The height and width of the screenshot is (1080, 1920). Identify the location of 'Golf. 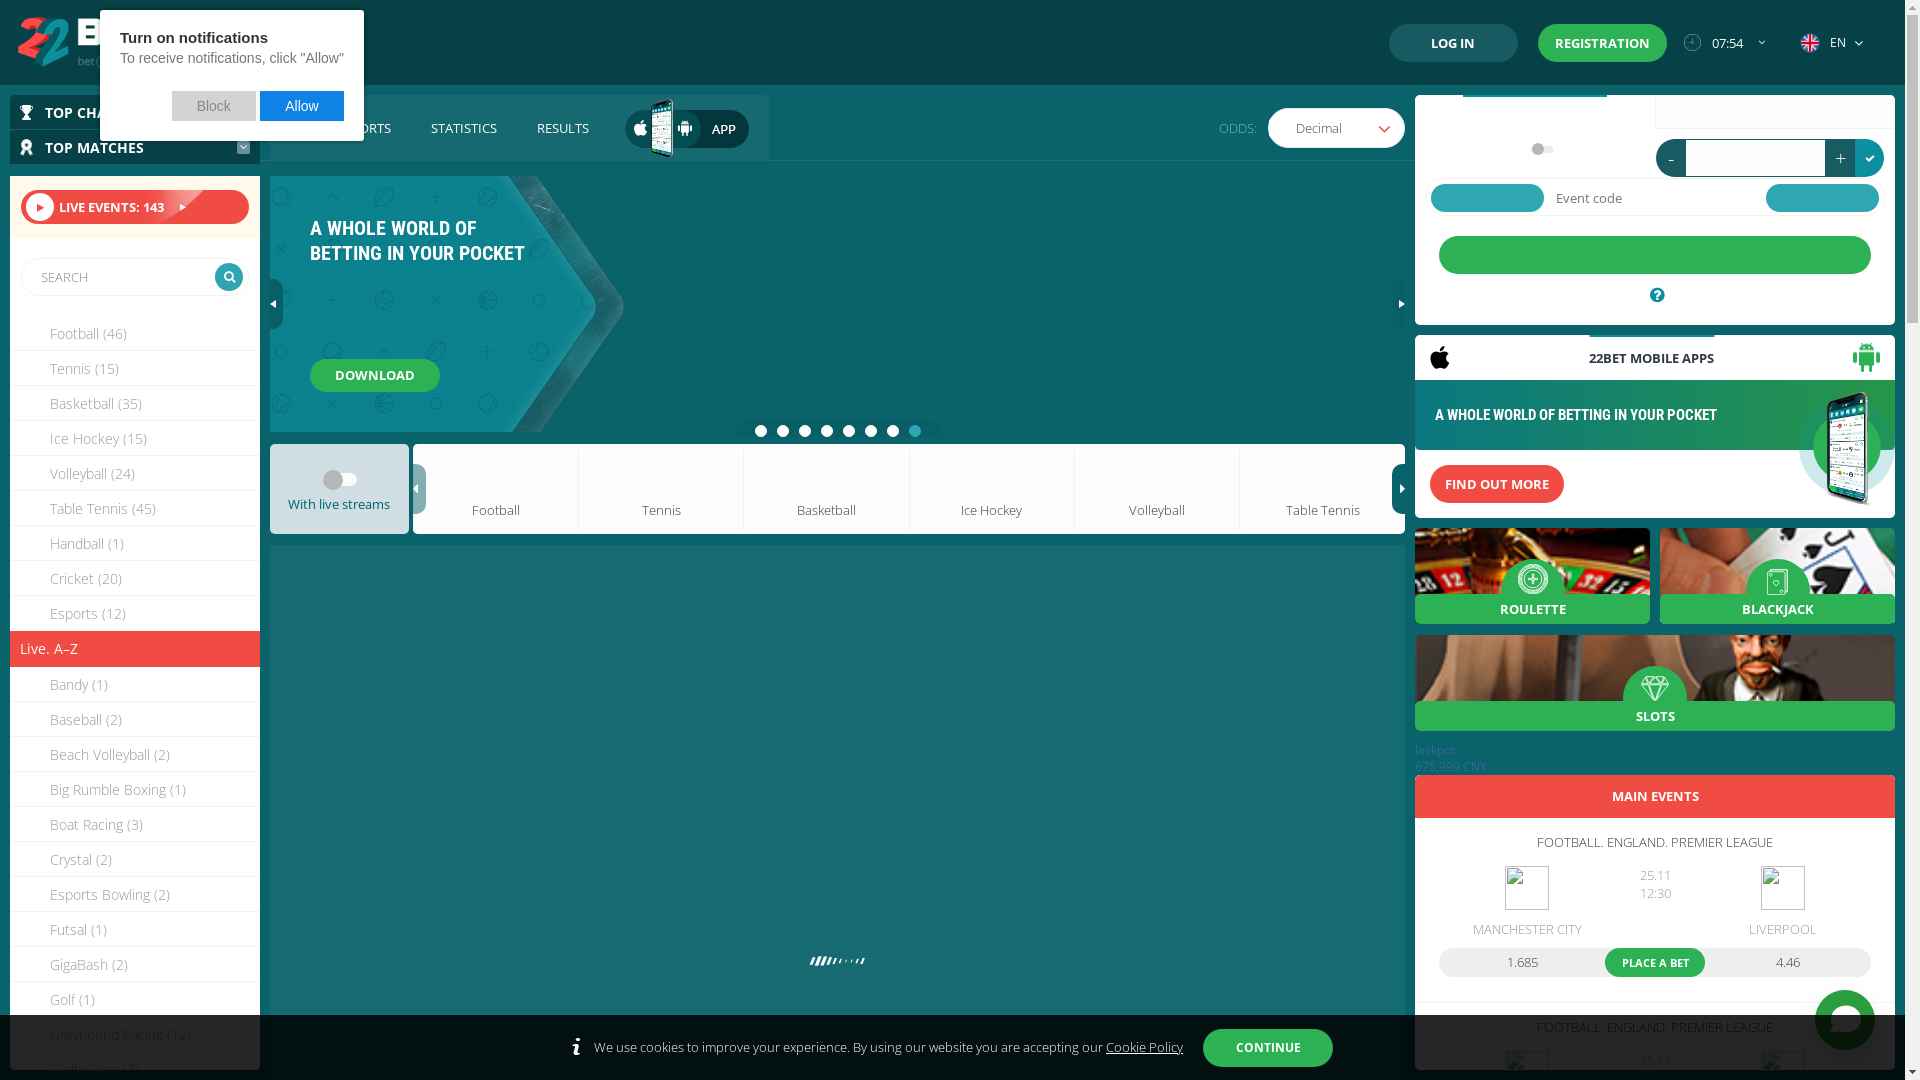
(133, 999).